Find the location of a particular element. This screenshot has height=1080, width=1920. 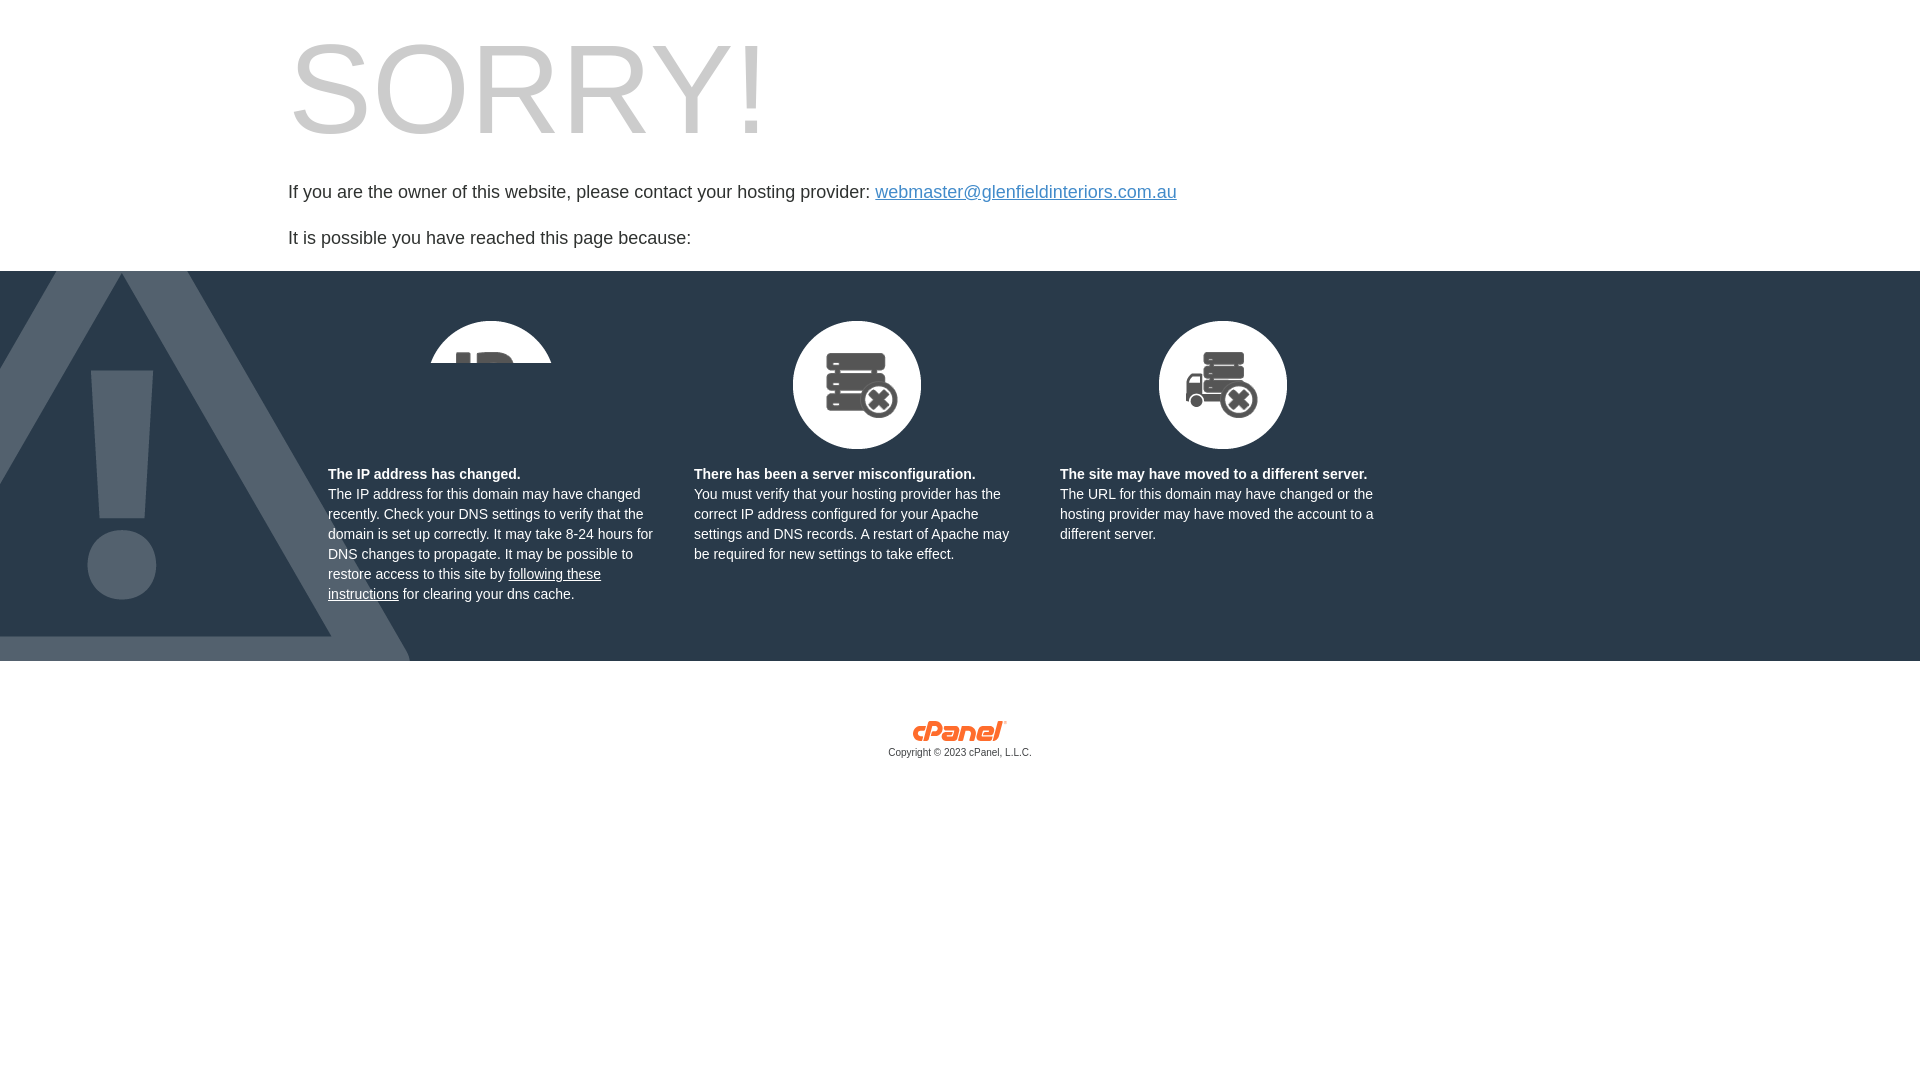

'following these instructions' is located at coordinates (463, 583).